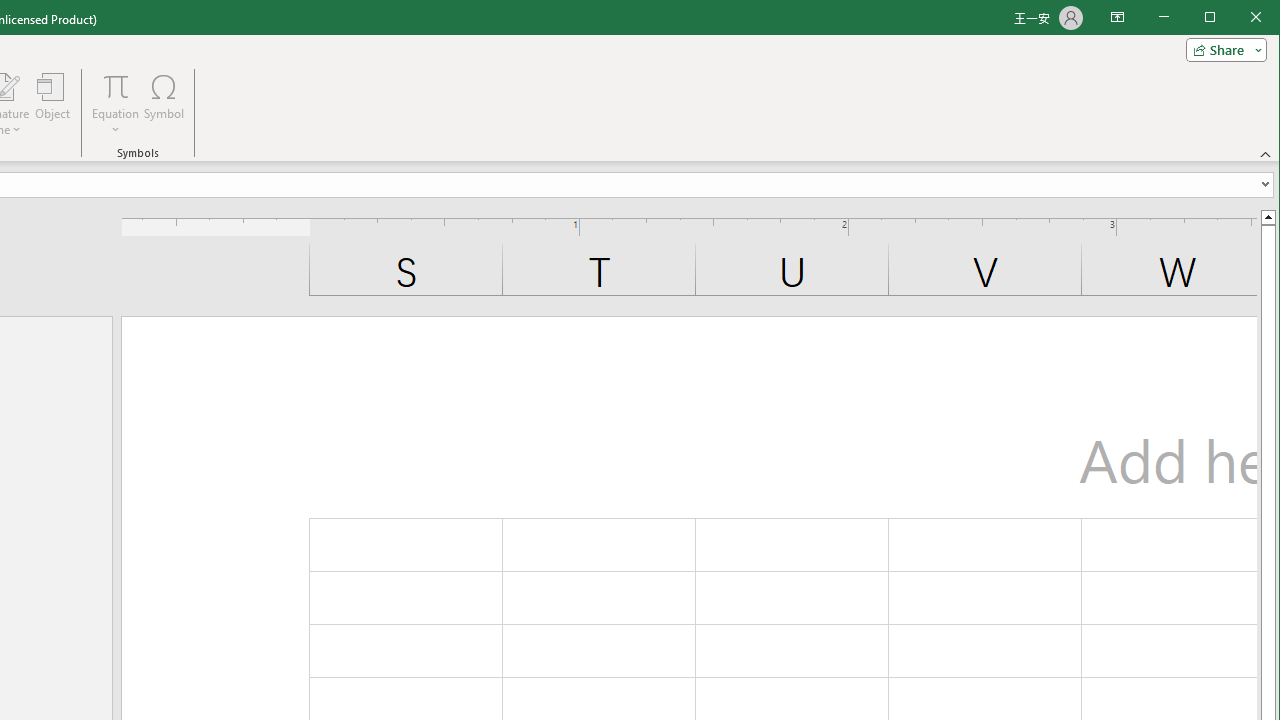  Describe the element at coordinates (164, 104) in the screenshot. I see `'Symbol...'` at that location.